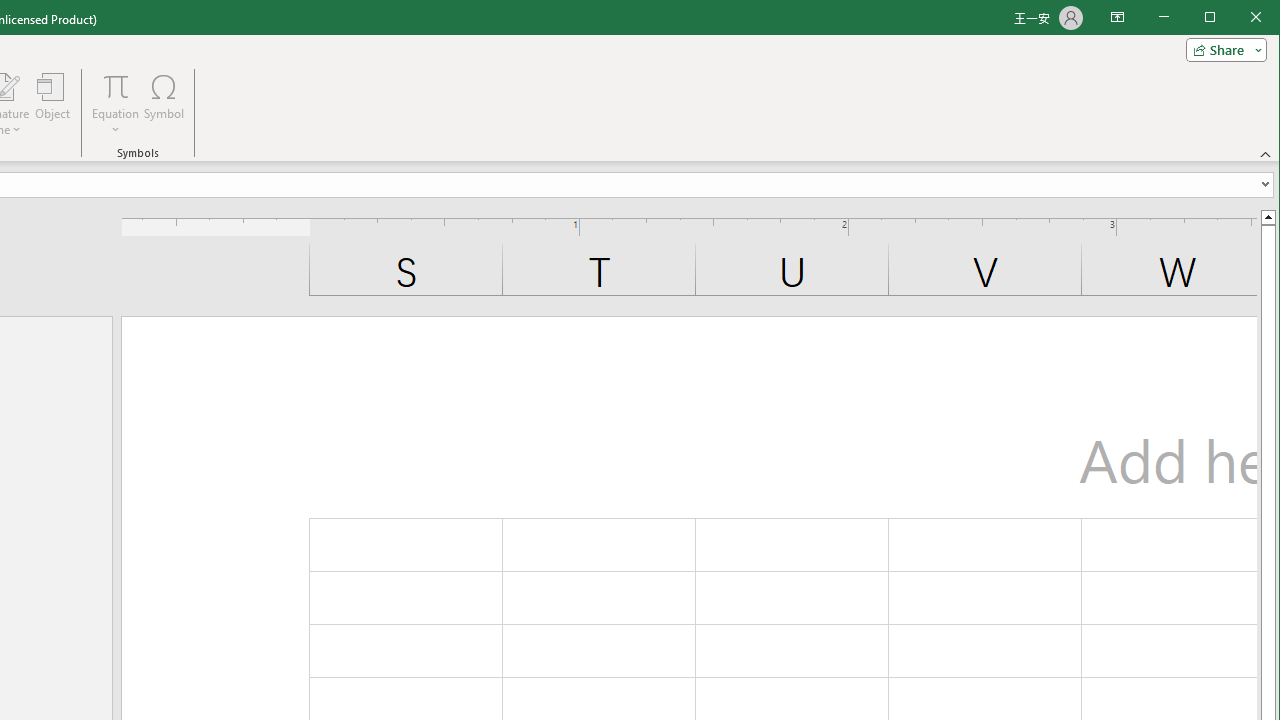  Describe the element at coordinates (164, 104) in the screenshot. I see `'Symbol...'` at that location.